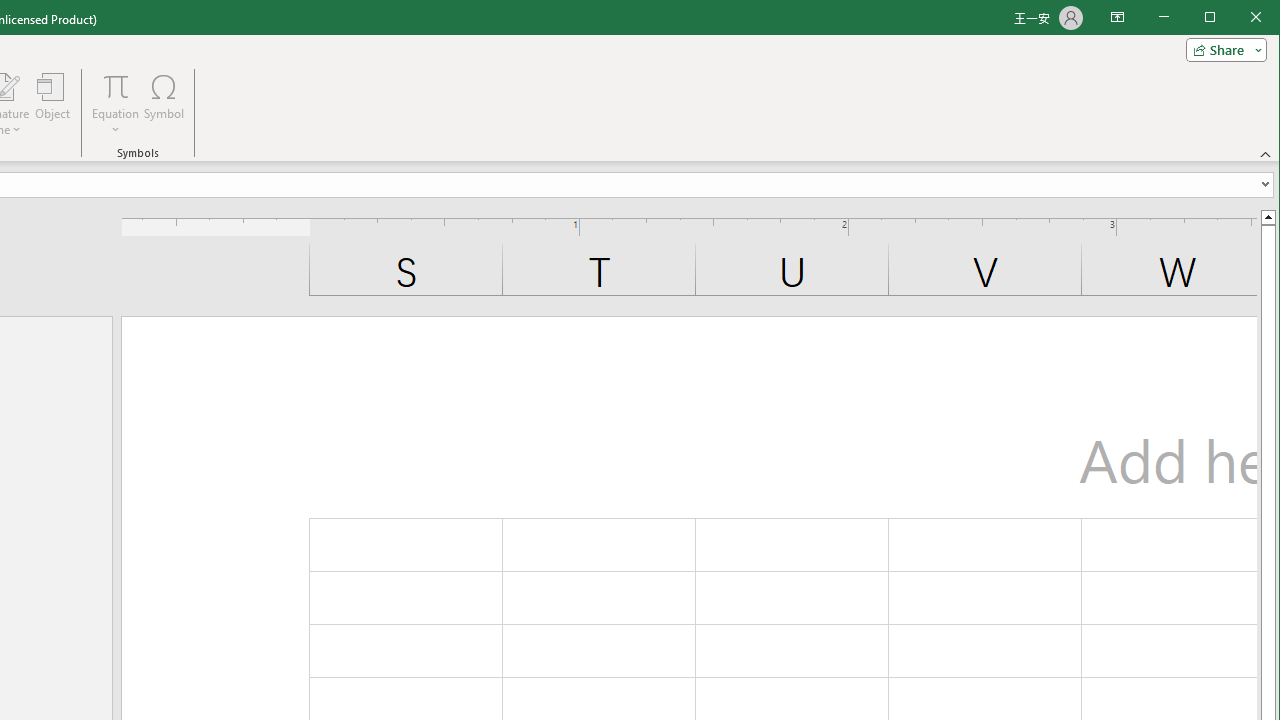  Describe the element at coordinates (164, 104) in the screenshot. I see `'Symbol...'` at that location.